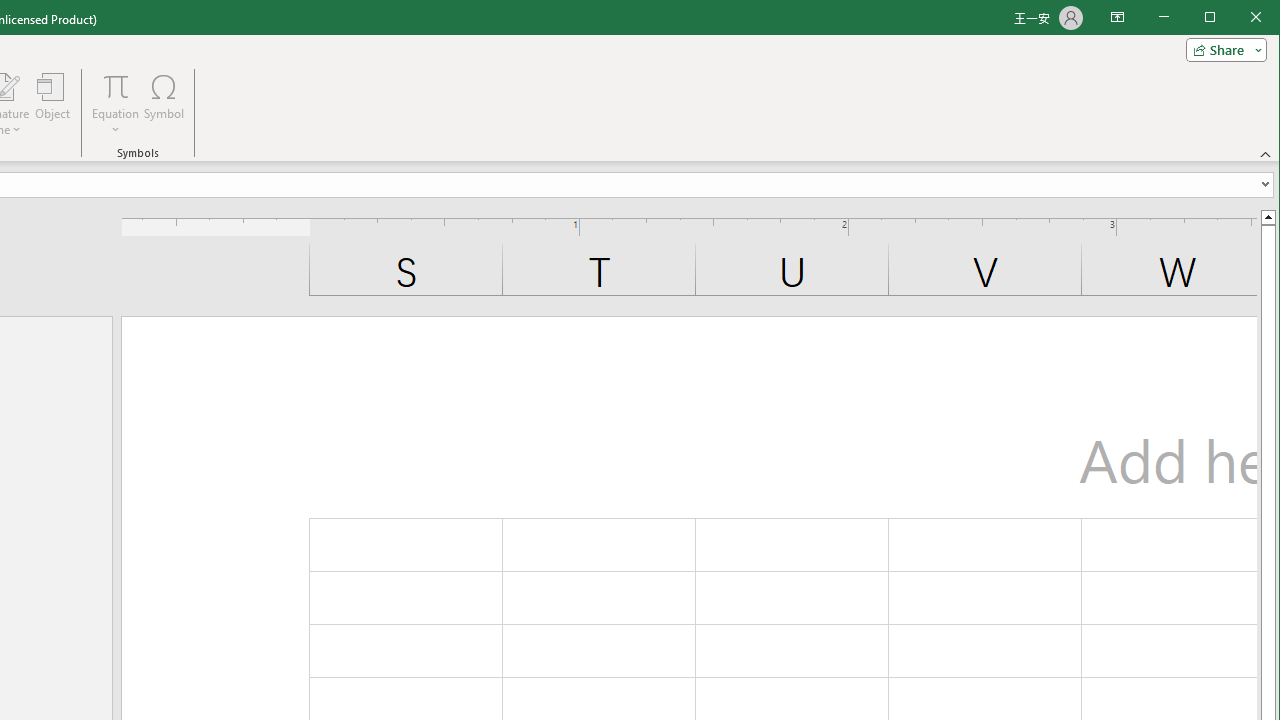  Describe the element at coordinates (164, 104) in the screenshot. I see `'Symbol...'` at that location.